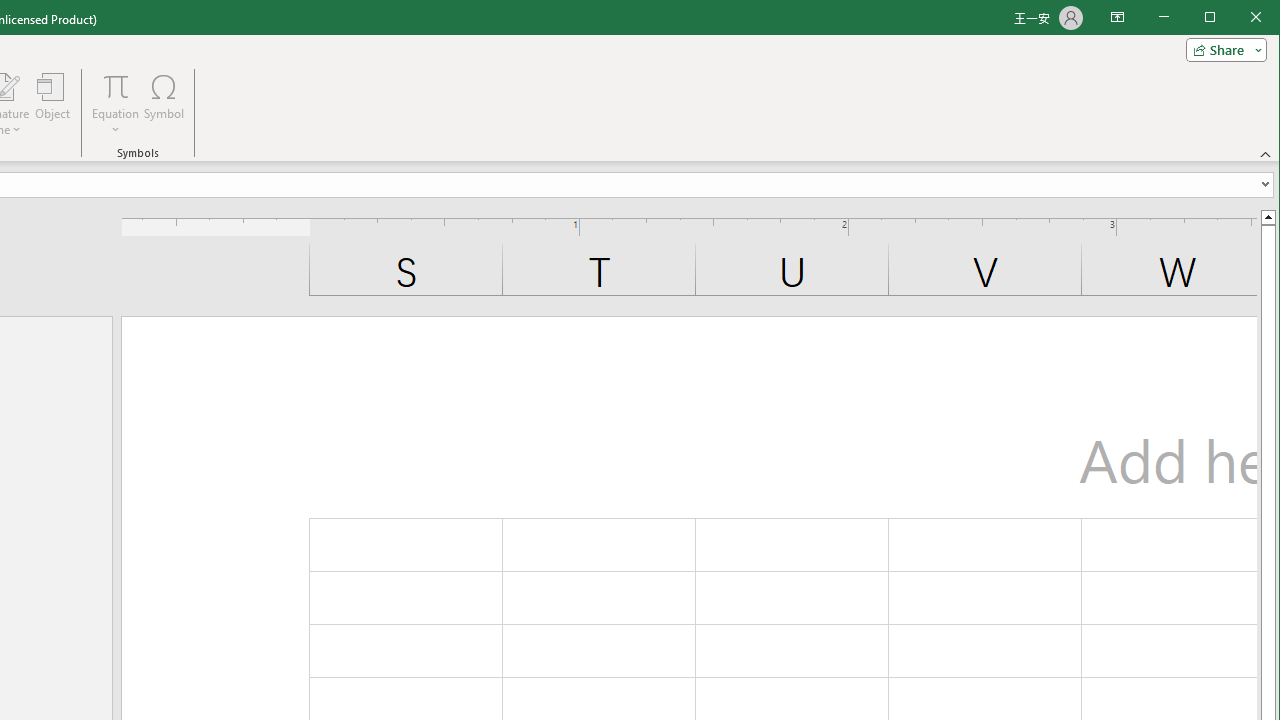  Describe the element at coordinates (164, 104) in the screenshot. I see `'Symbol...'` at that location.